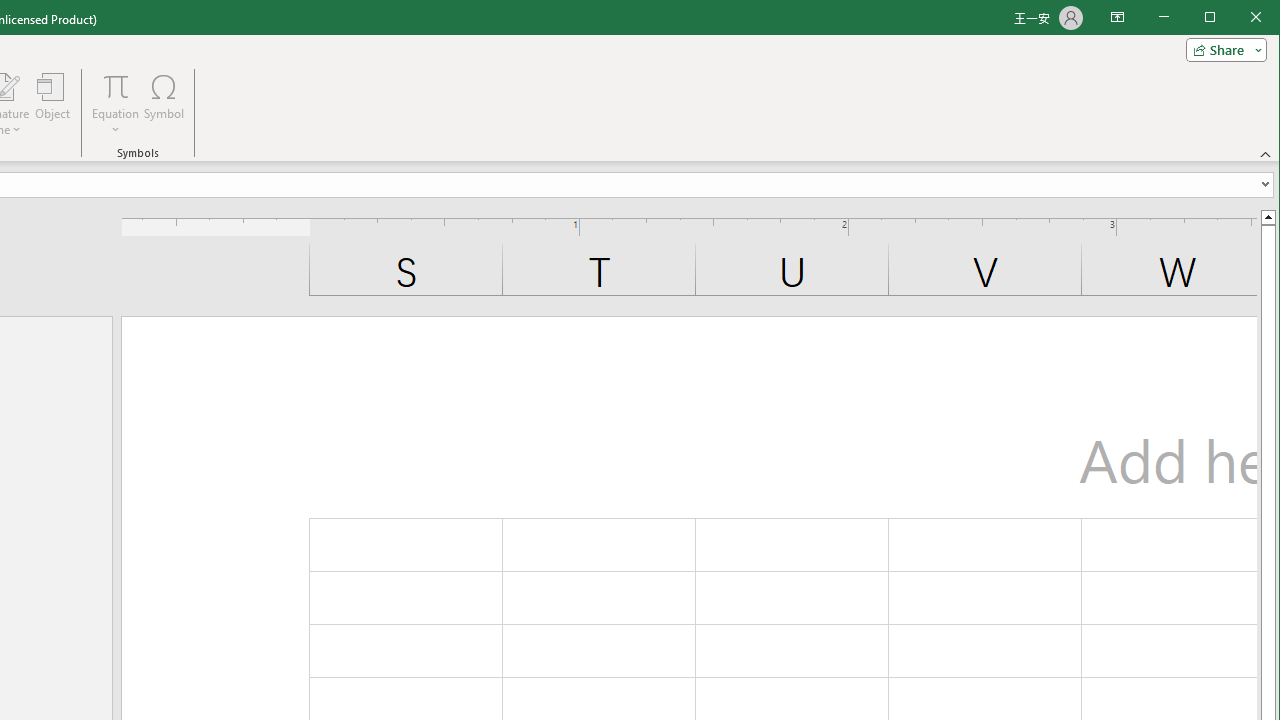  Describe the element at coordinates (164, 104) in the screenshot. I see `'Symbol...'` at that location.